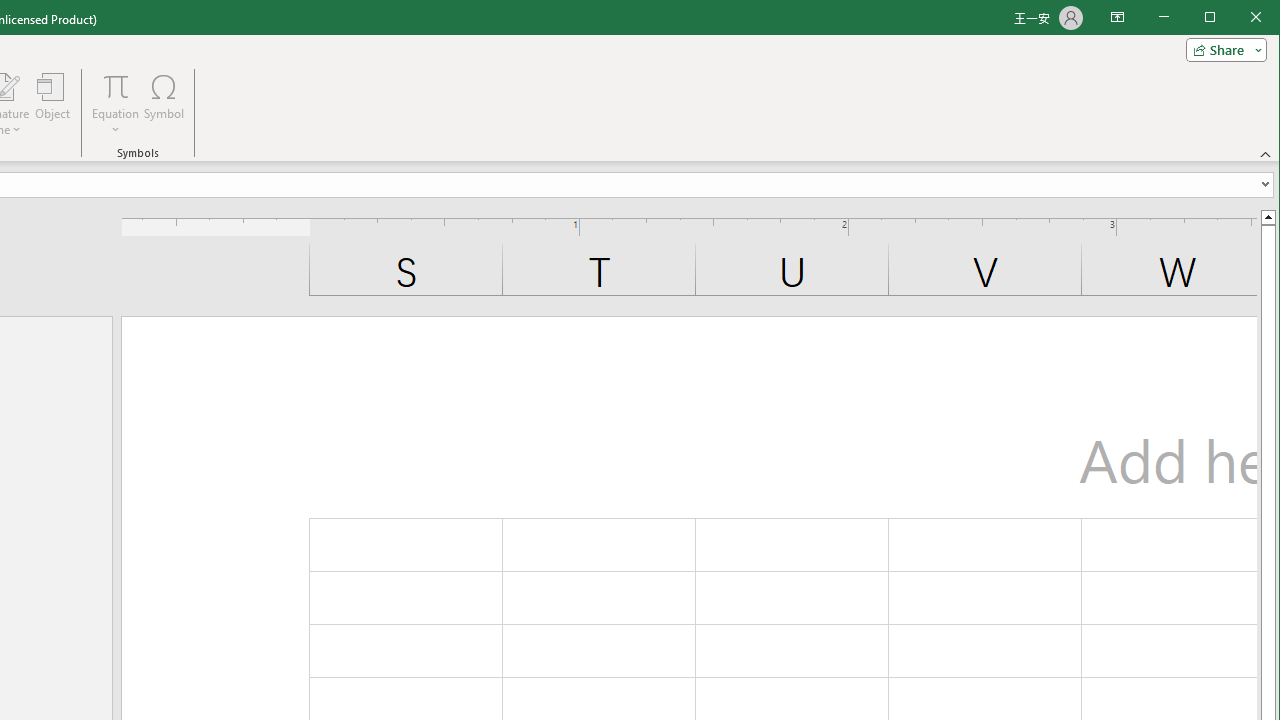  Describe the element at coordinates (164, 104) in the screenshot. I see `'Symbol...'` at that location.